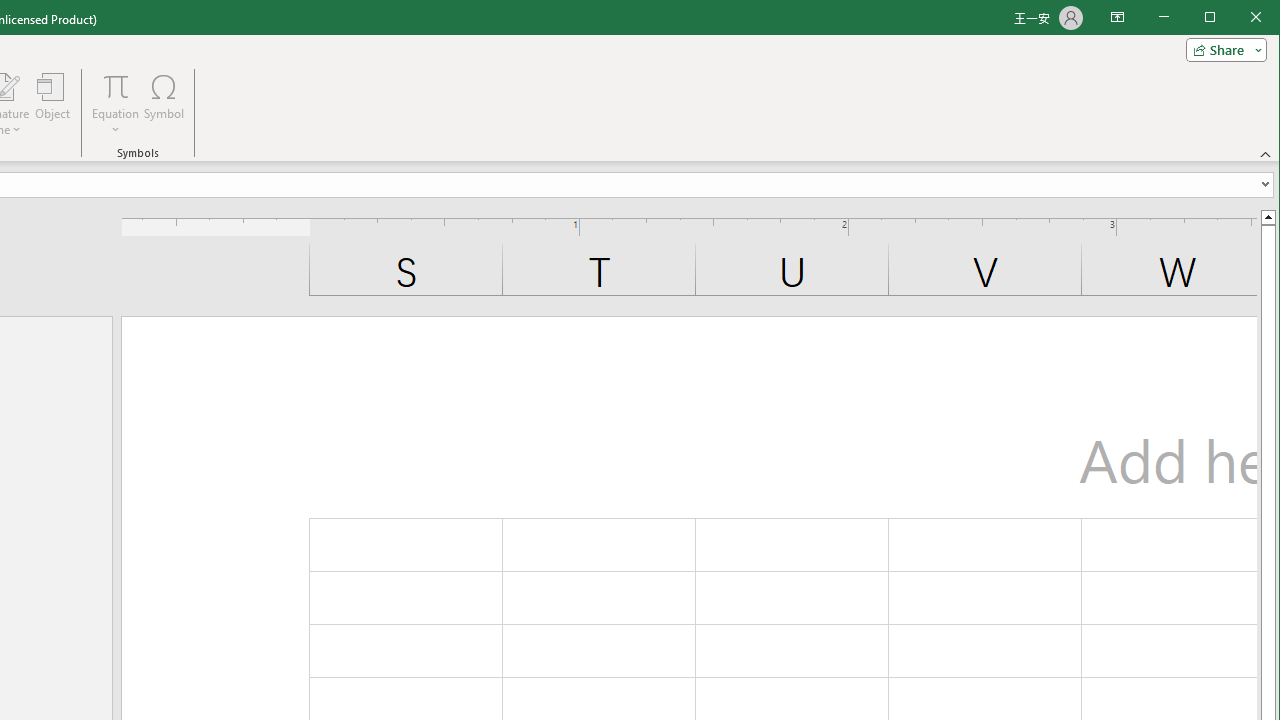  Describe the element at coordinates (164, 104) in the screenshot. I see `'Symbol...'` at that location.